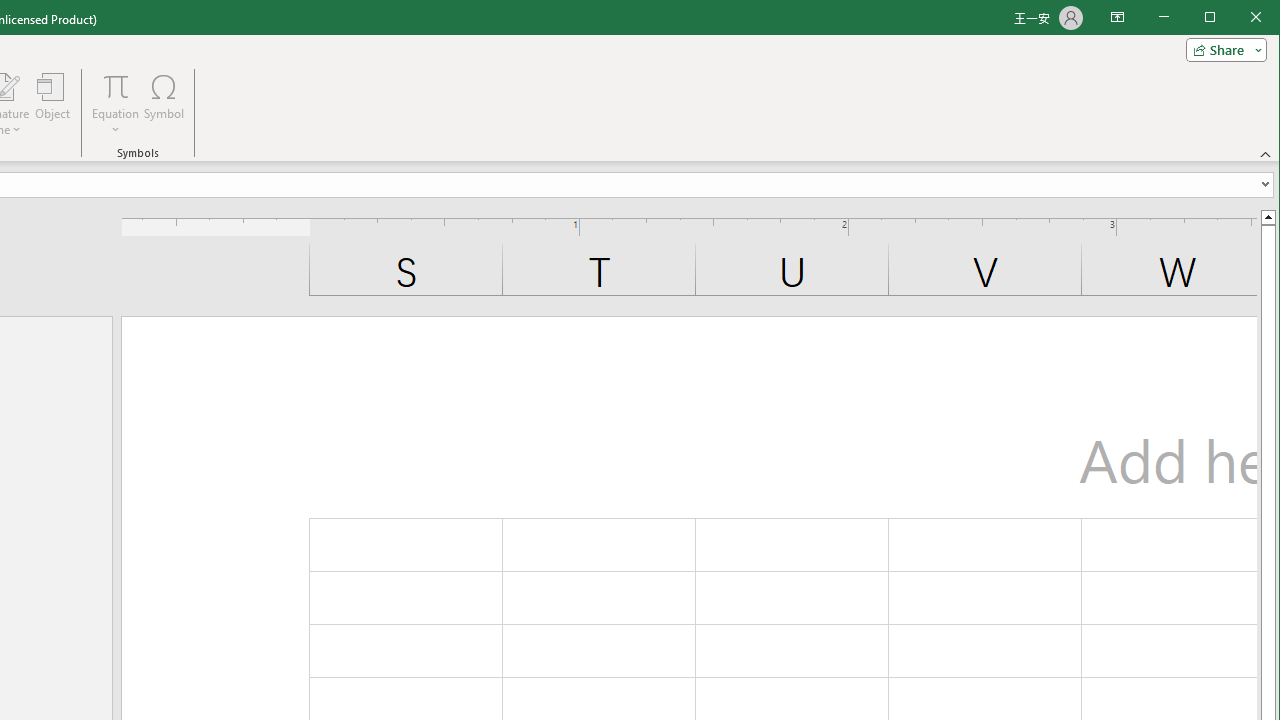  Describe the element at coordinates (164, 104) in the screenshot. I see `'Symbol...'` at that location.